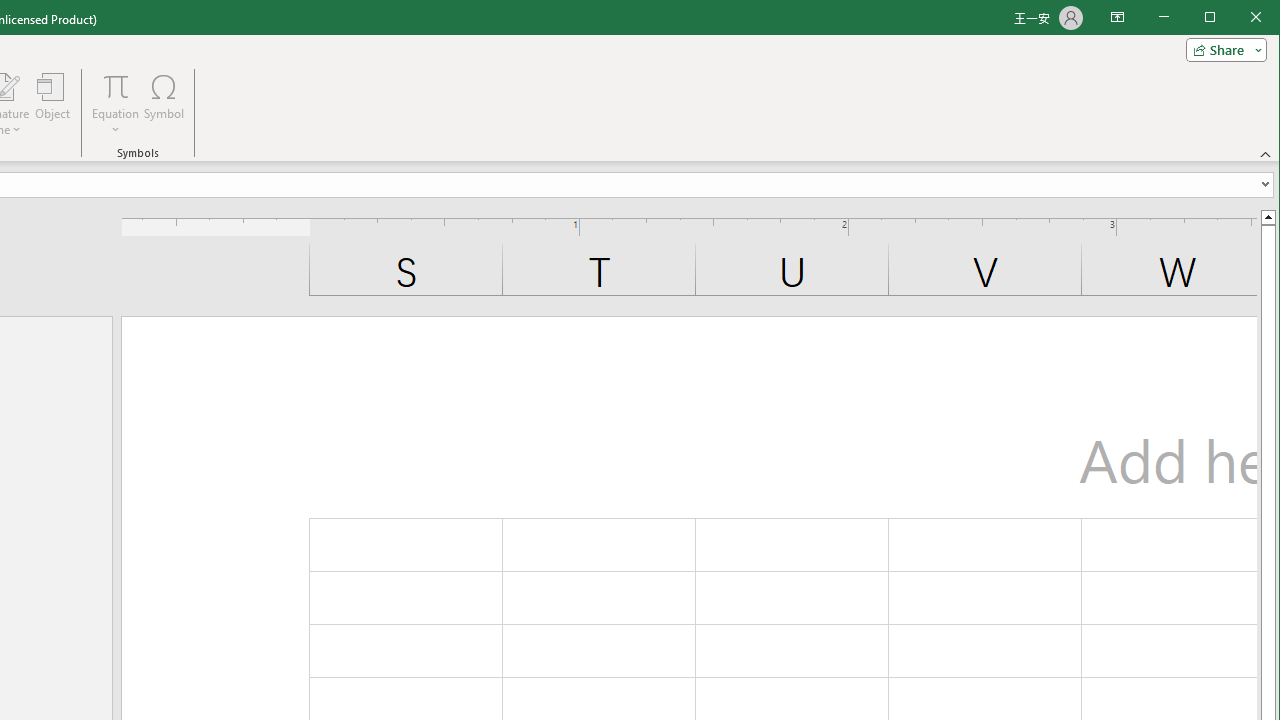  Describe the element at coordinates (164, 104) in the screenshot. I see `'Symbol...'` at that location.